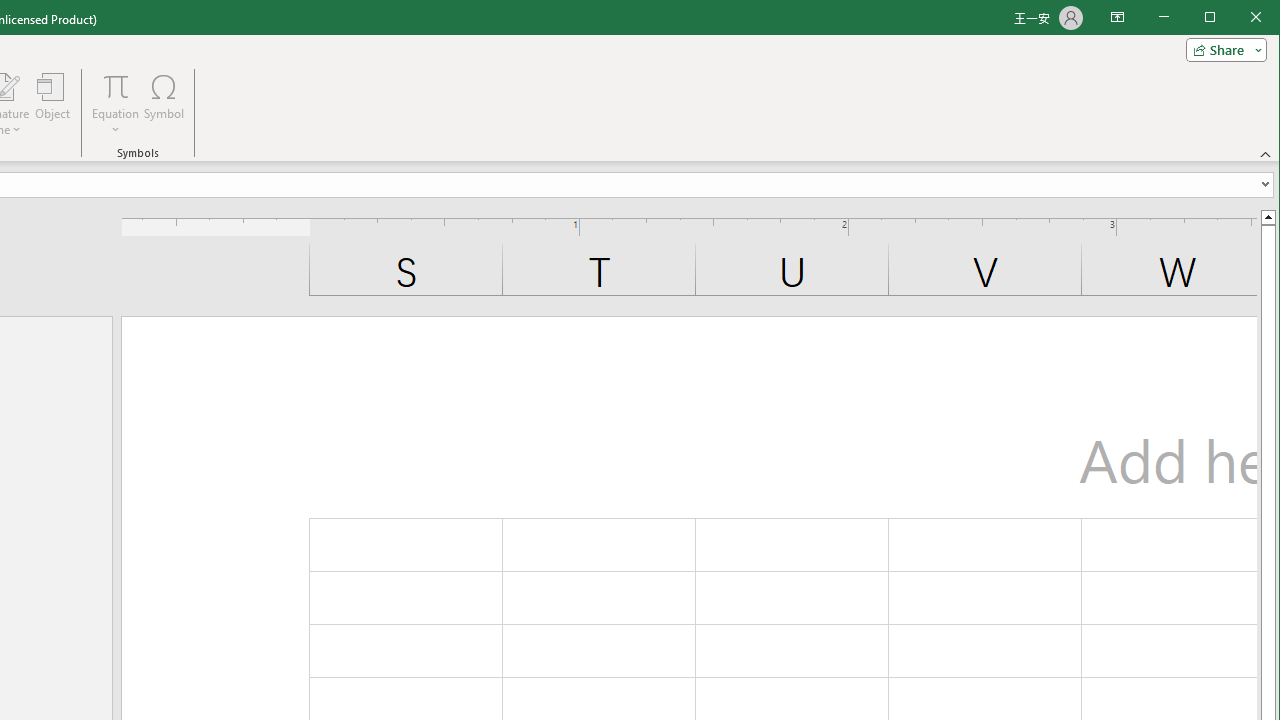  Describe the element at coordinates (164, 104) in the screenshot. I see `'Symbol...'` at that location.